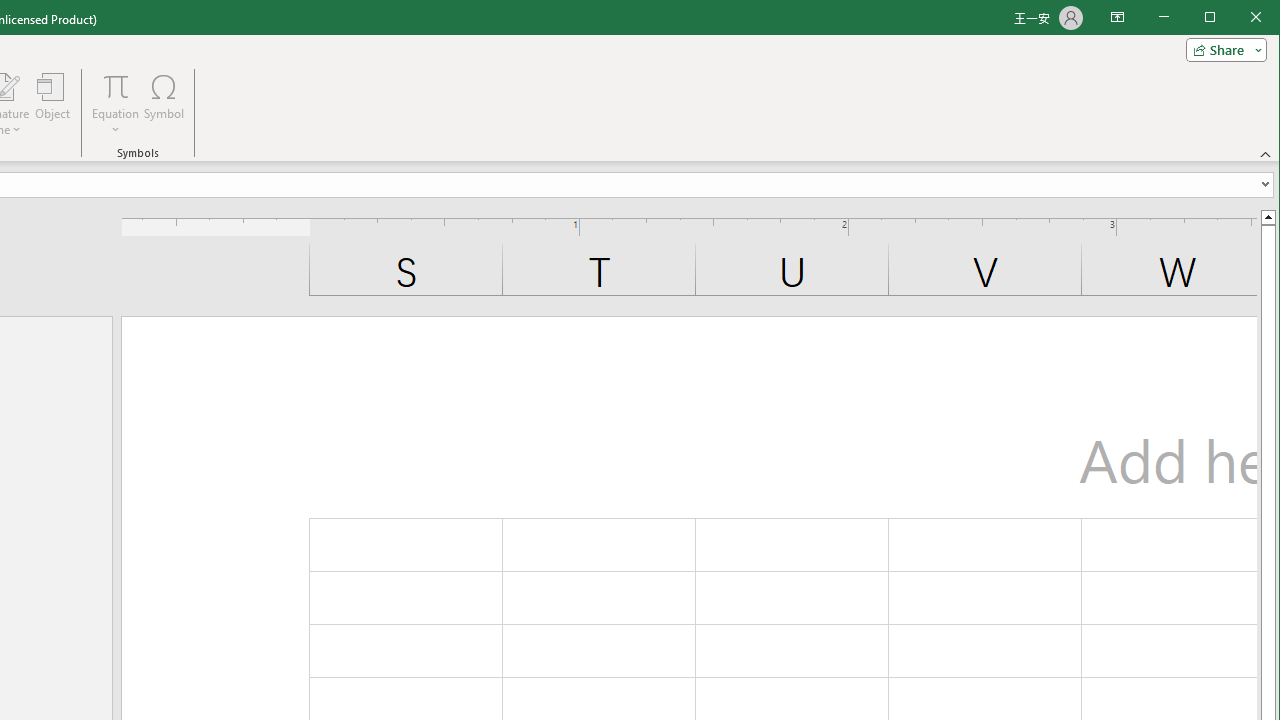  Describe the element at coordinates (164, 104) in the screenshot. I see `'Symbol...'` at that location.